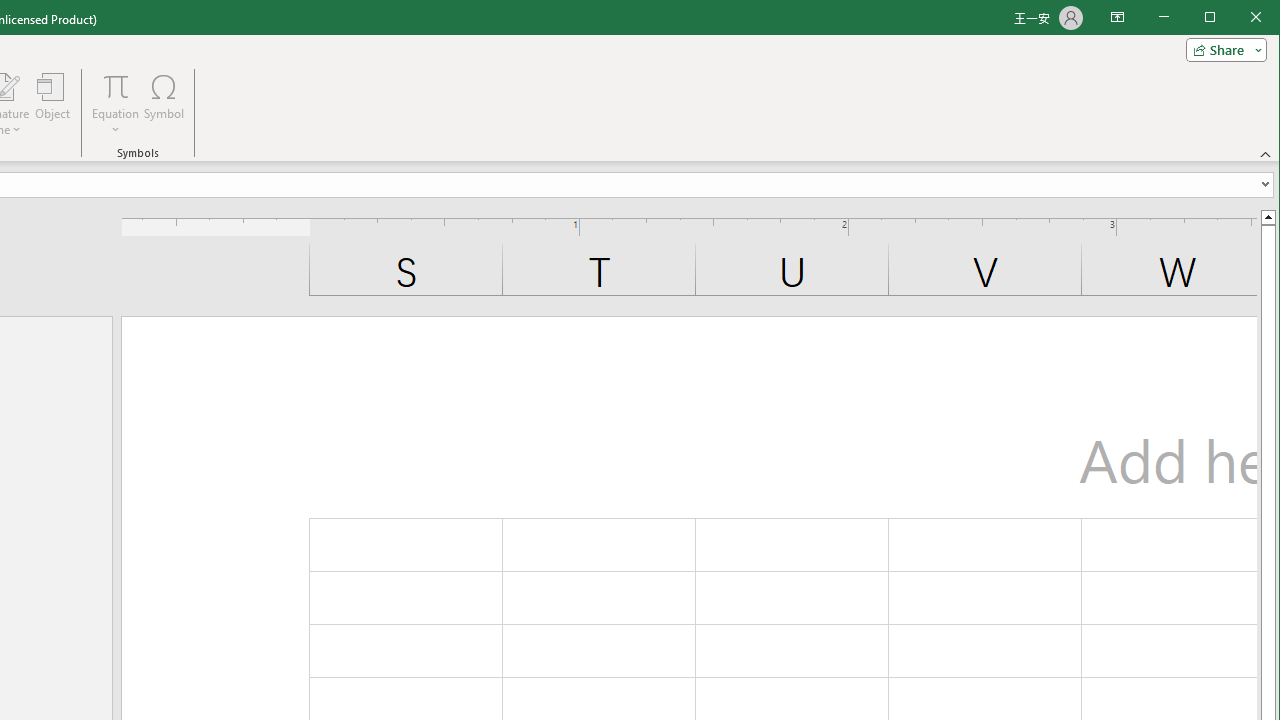  Describe the element at coordinates (164, 104) in the screenshot. I see `'Symbol...'` at that location.